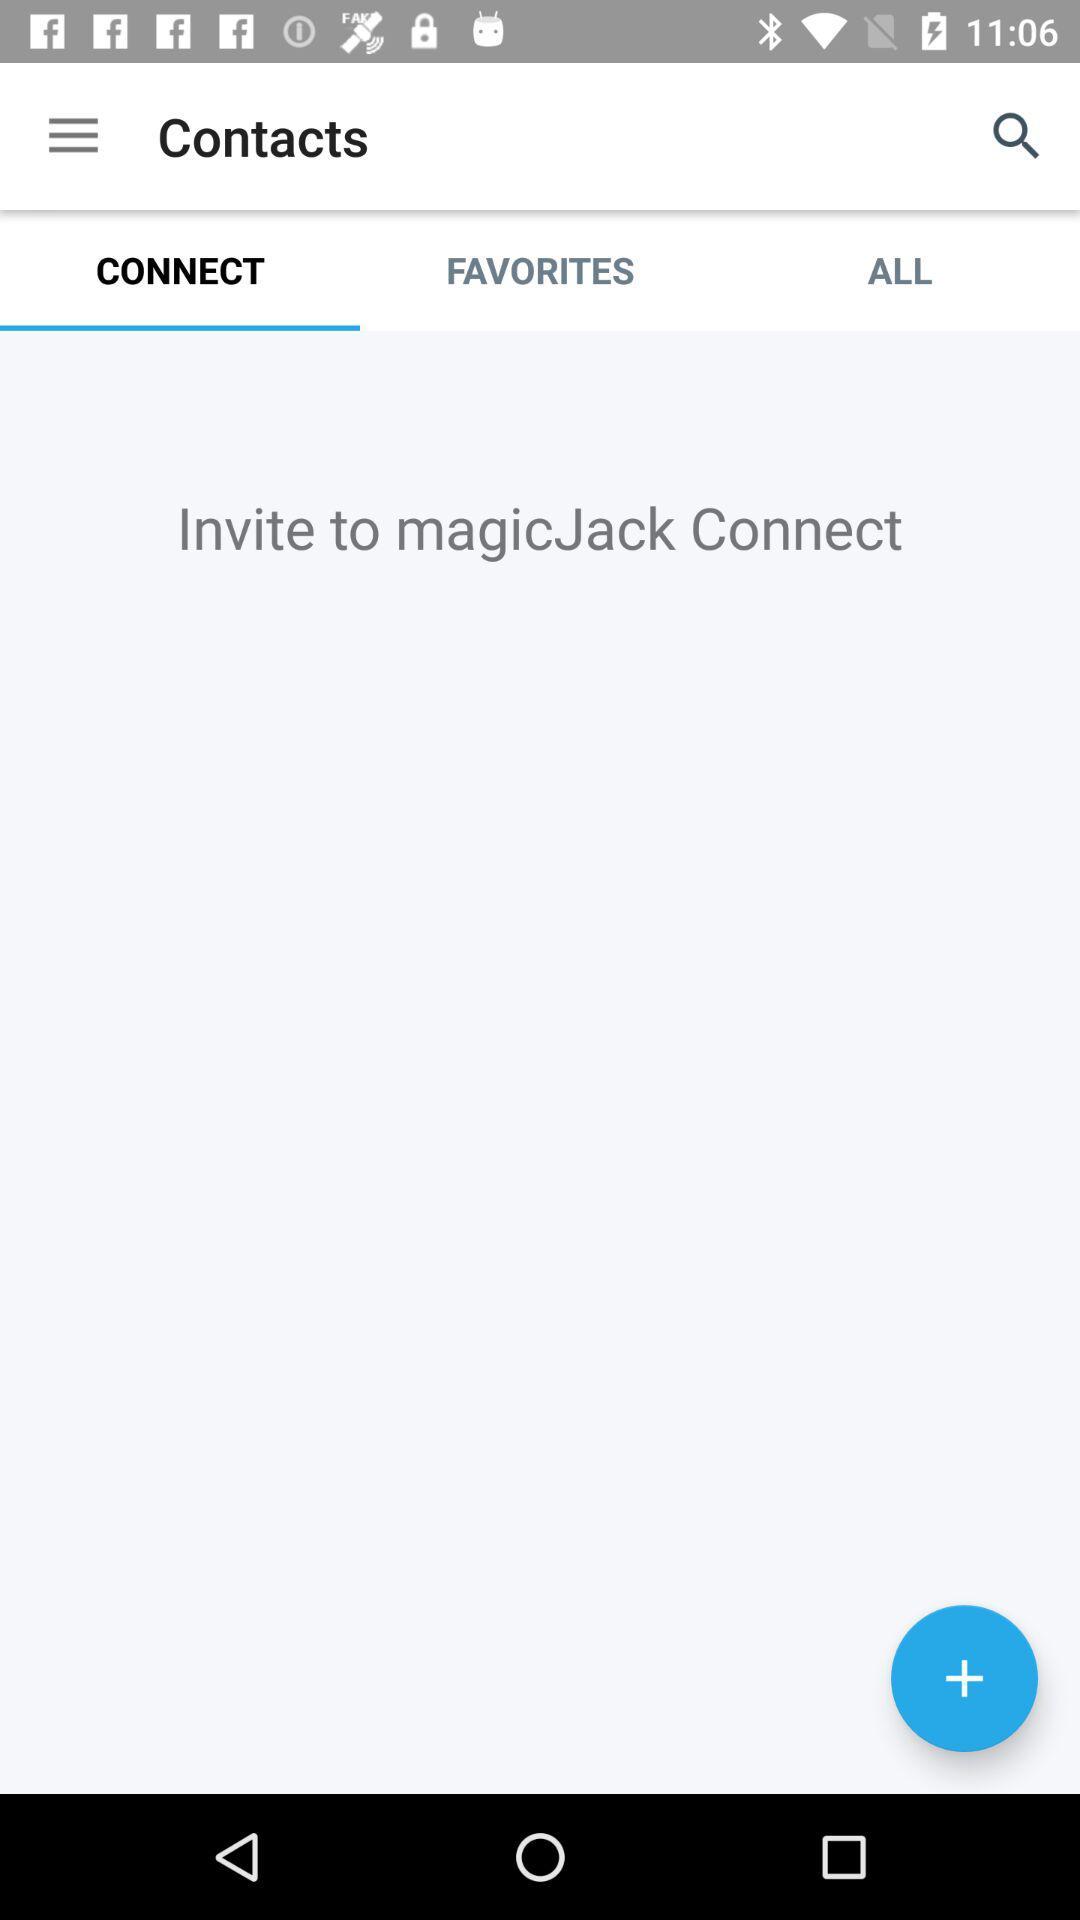 The width and height of the screenshot is (1080, 1920). What do you see at coordinates (898, 269) in the screenshot?
I see `icon next to favorites` at bounding box center [898, 269].